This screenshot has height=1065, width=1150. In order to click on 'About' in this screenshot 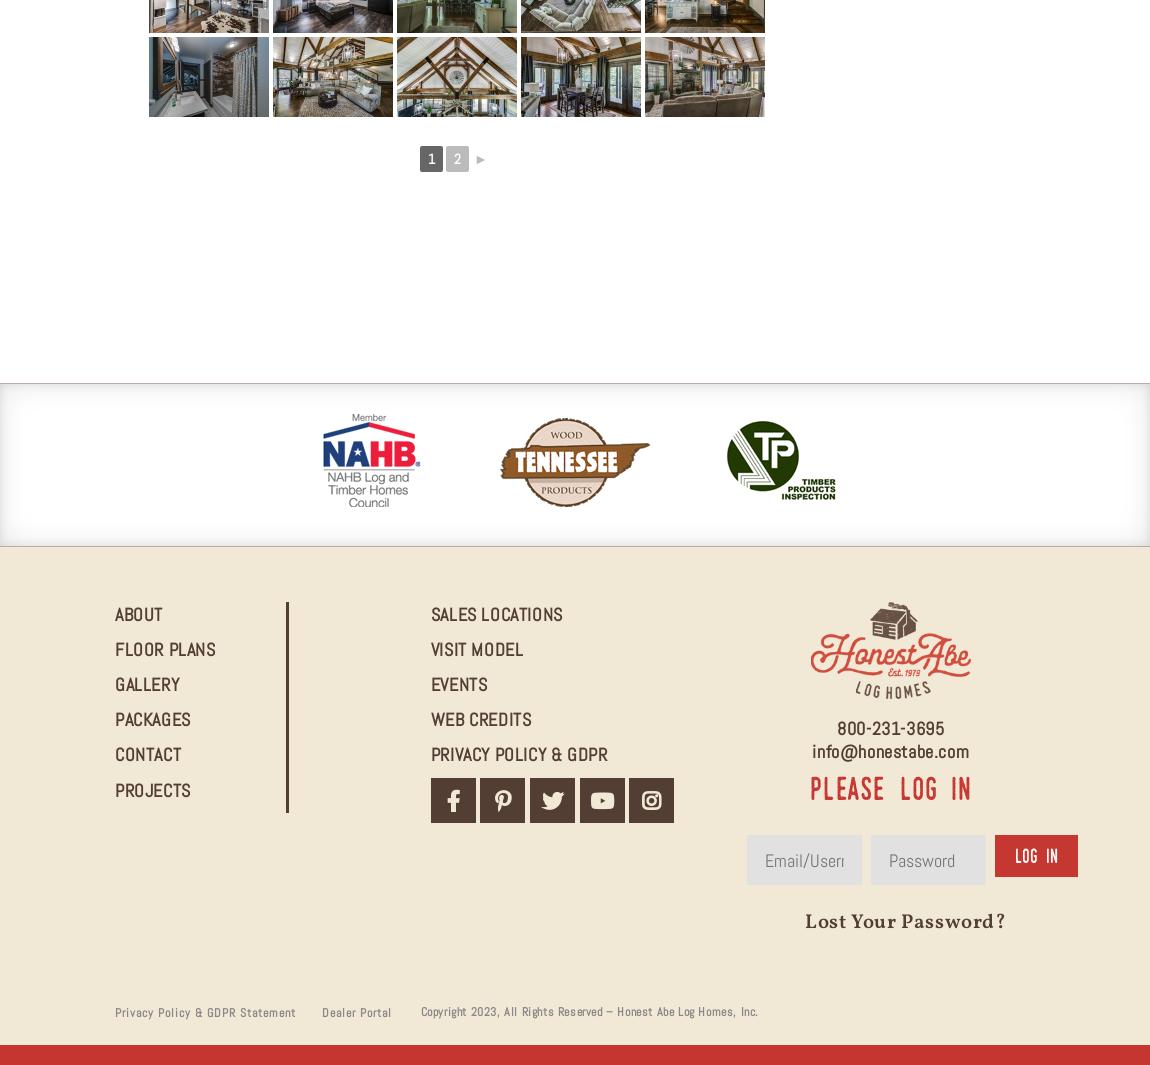, I will do `click(114, 613)`.